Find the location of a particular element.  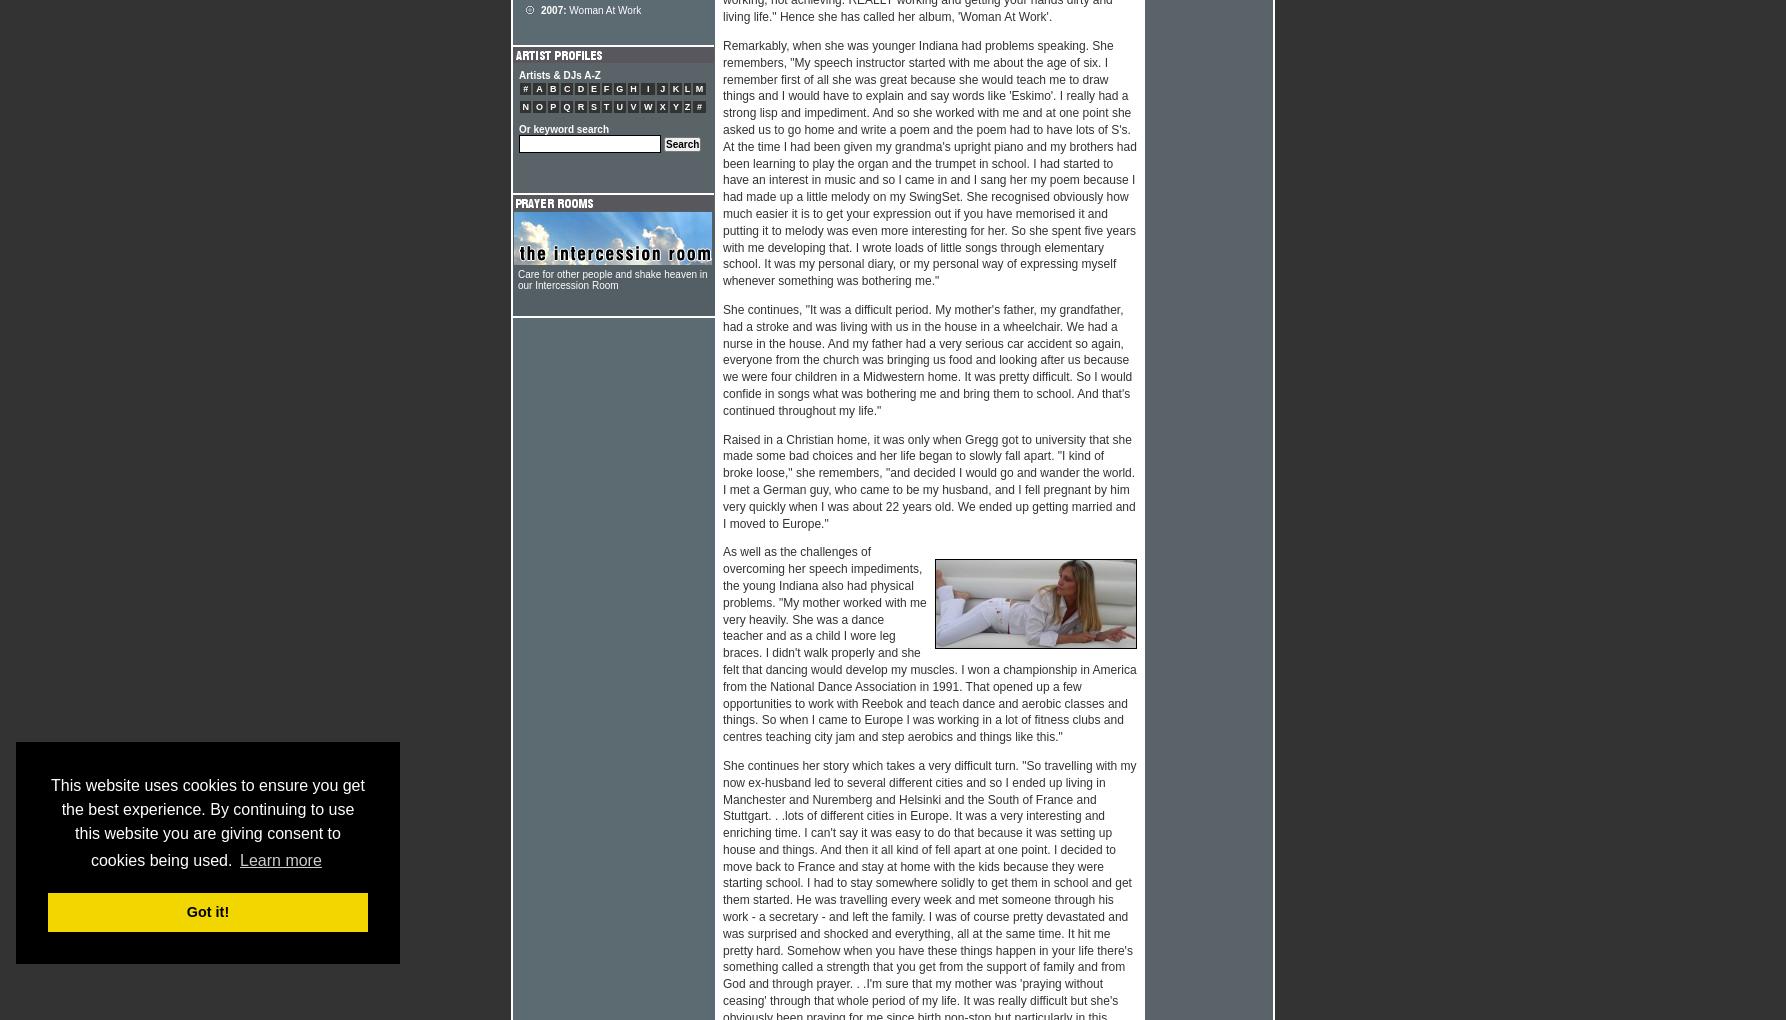

'A' is located at coordinates (538, 88).